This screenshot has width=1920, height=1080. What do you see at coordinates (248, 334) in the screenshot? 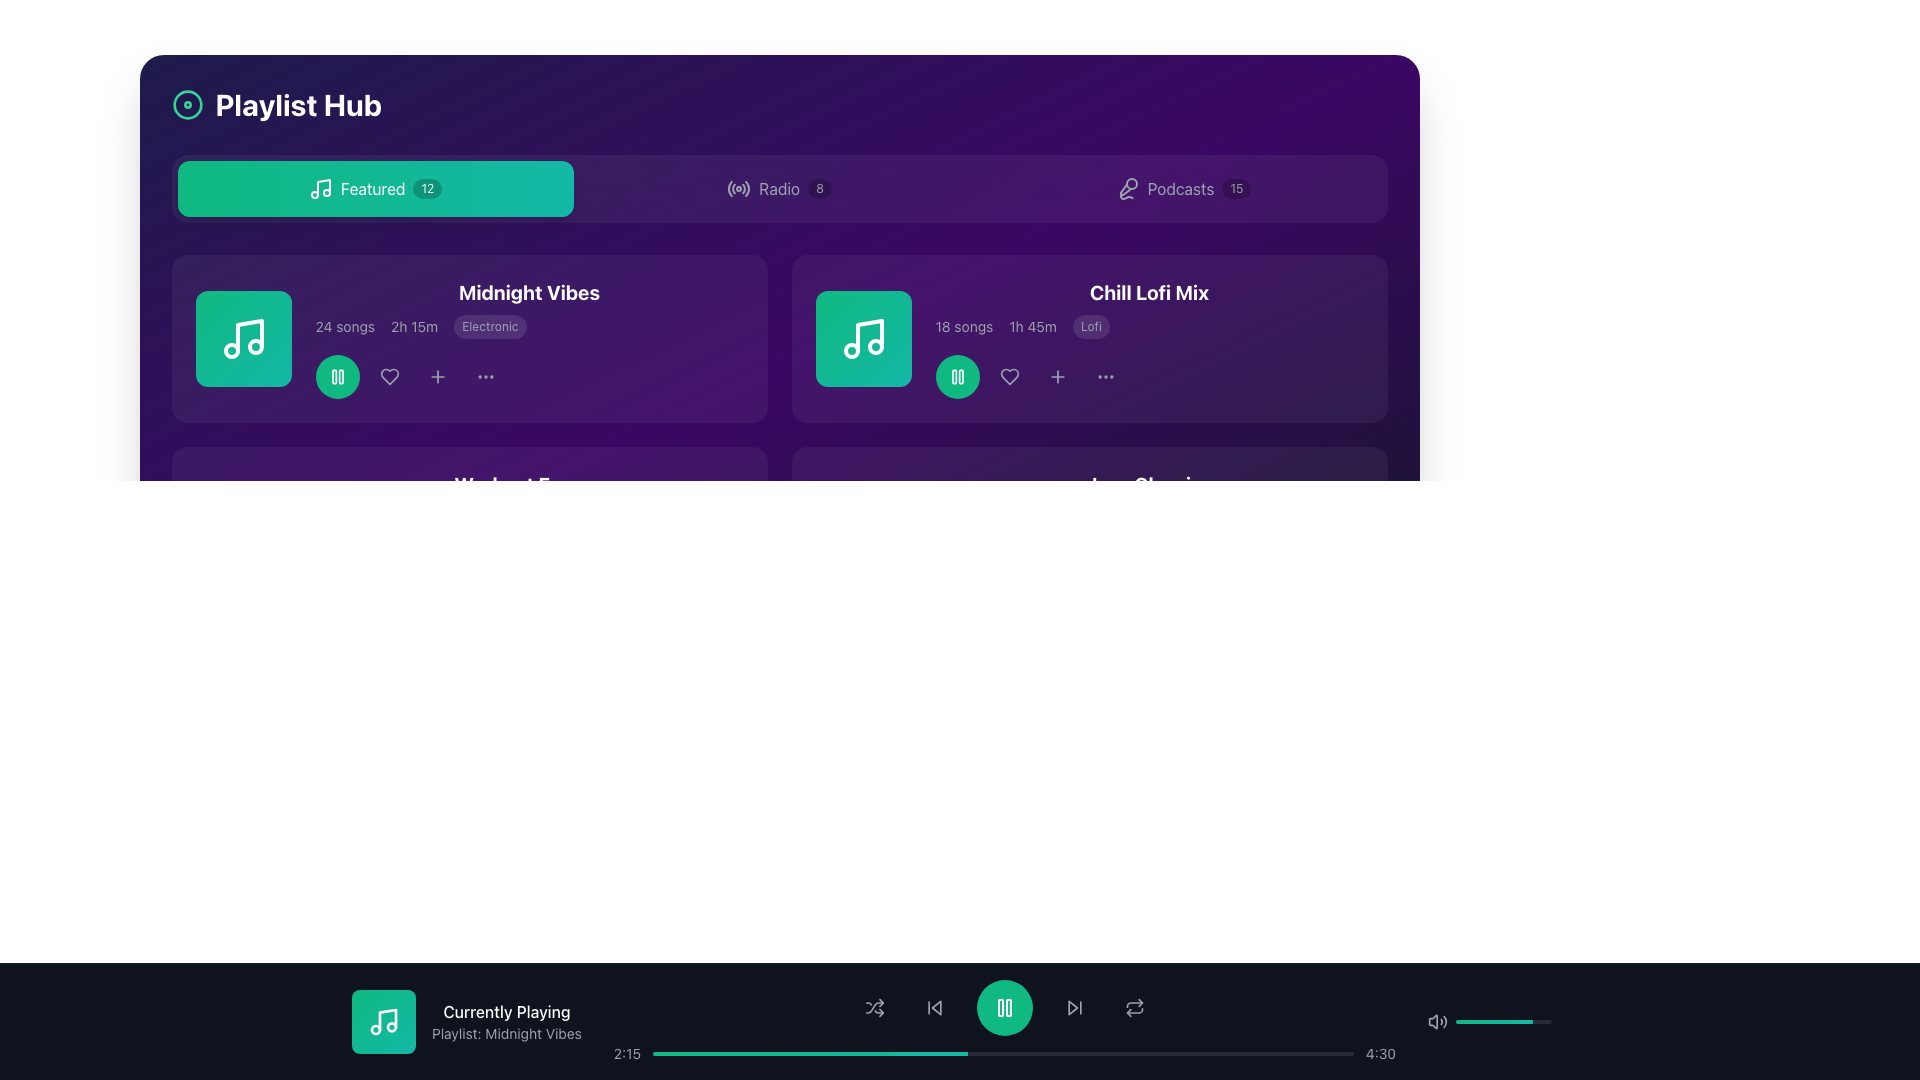
I see `the main stem of the music note icon, which is part of the 'Midnight Vibes' playlist tile, located in a green square` at bounding box center [248, 334].